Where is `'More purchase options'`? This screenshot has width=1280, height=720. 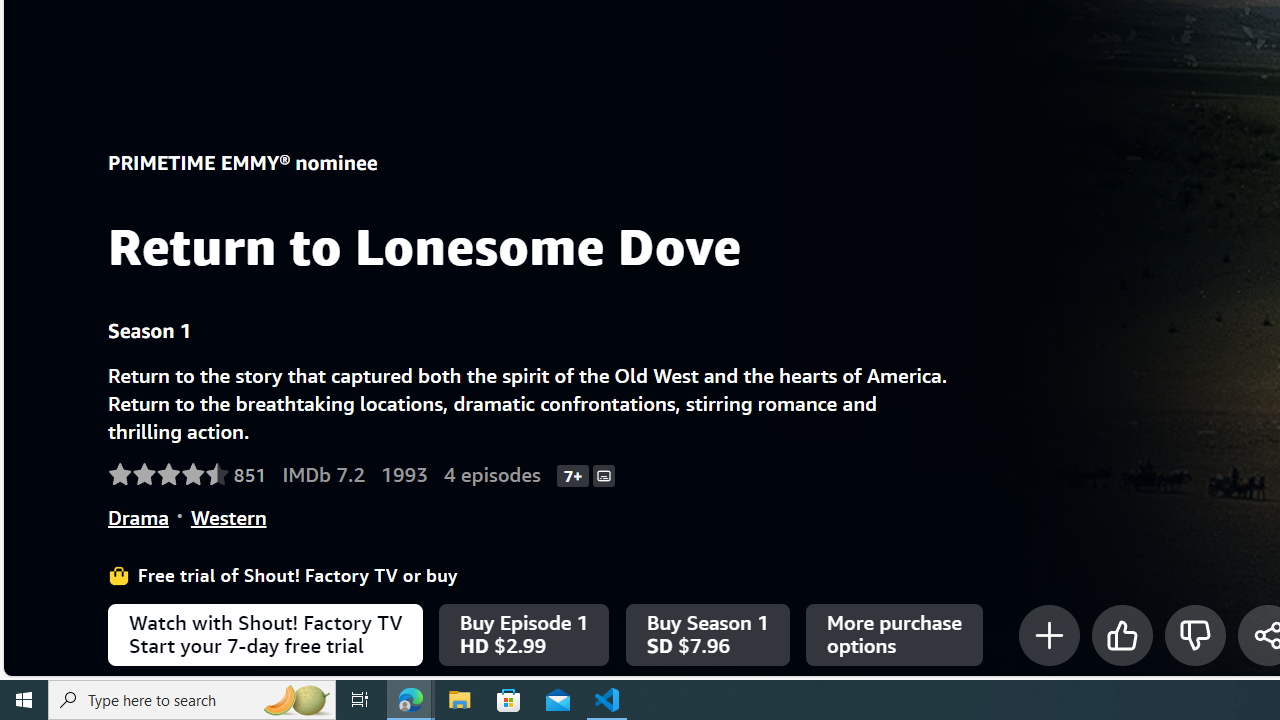
'More purchase options' is located at coordinates (893, 635).